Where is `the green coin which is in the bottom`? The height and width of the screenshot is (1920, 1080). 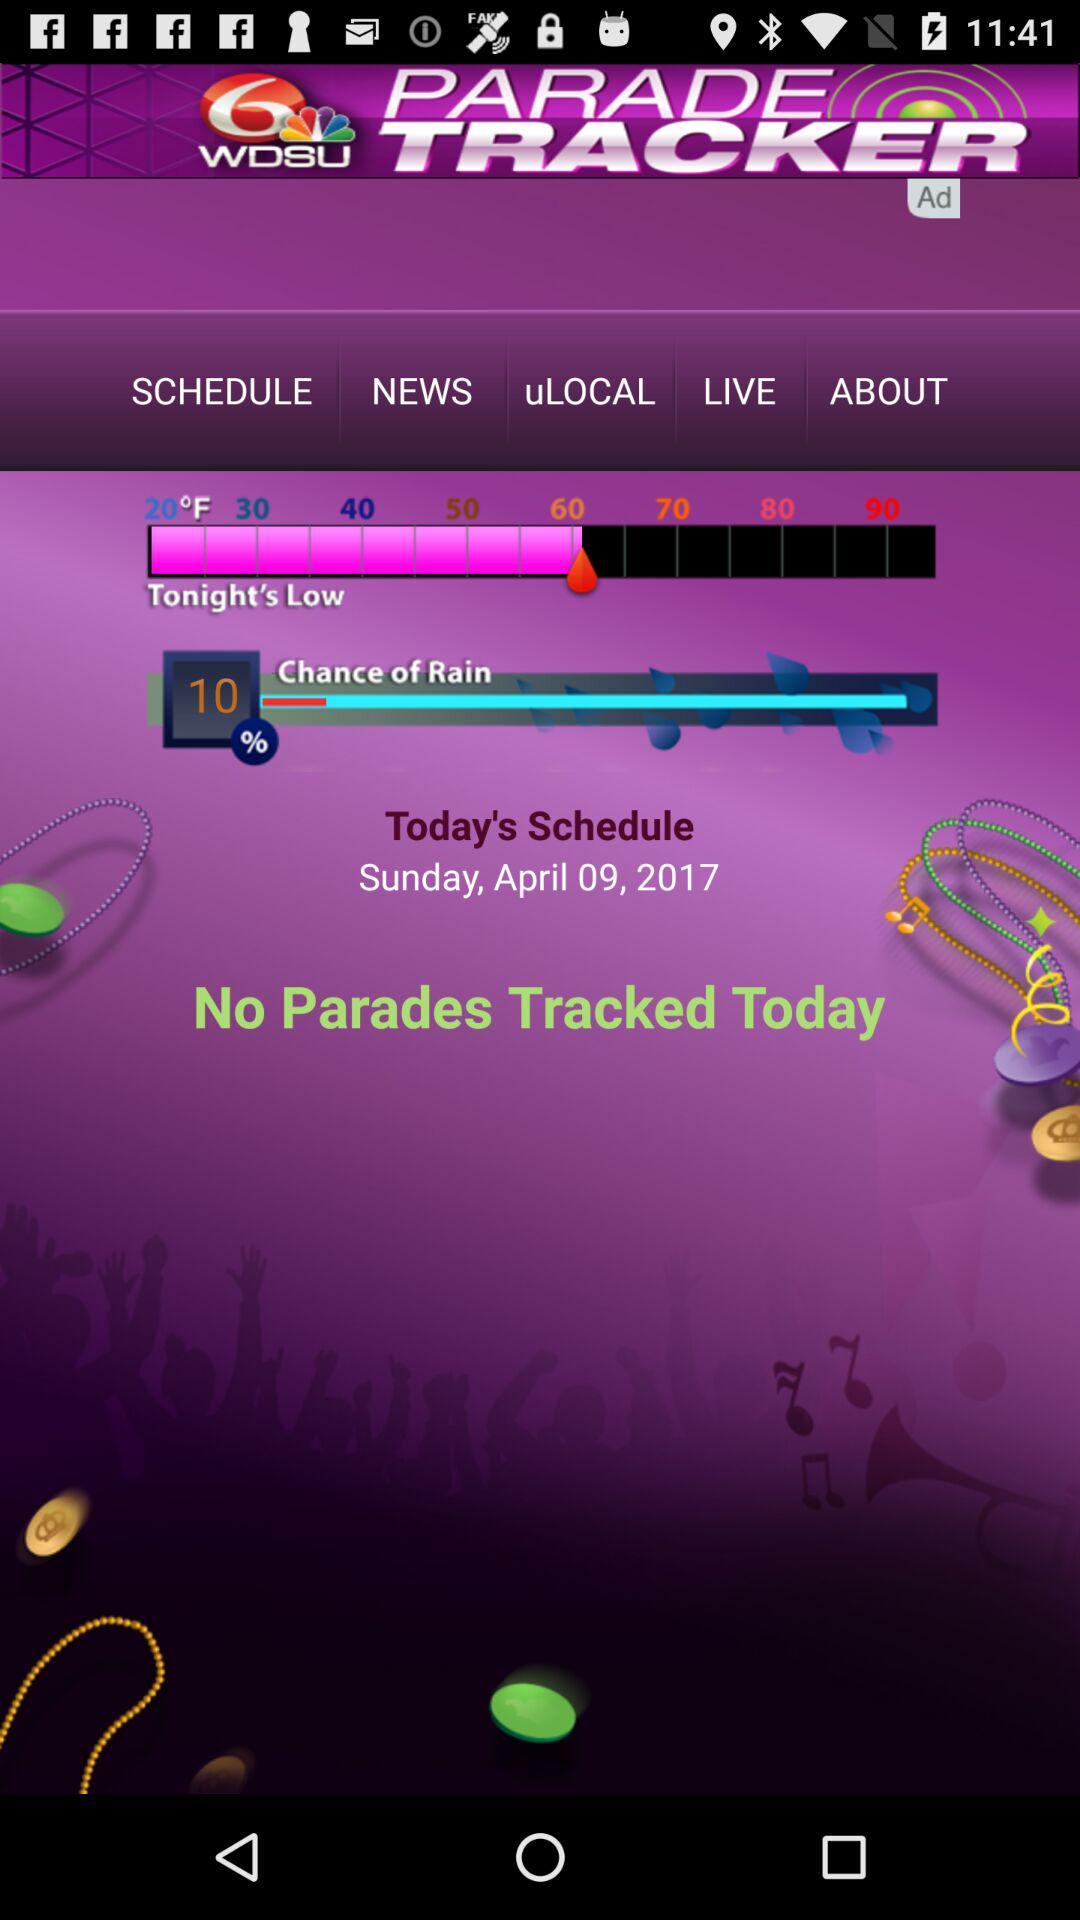
the green coin which is in the bottom is located at coordinates (540, 1726).